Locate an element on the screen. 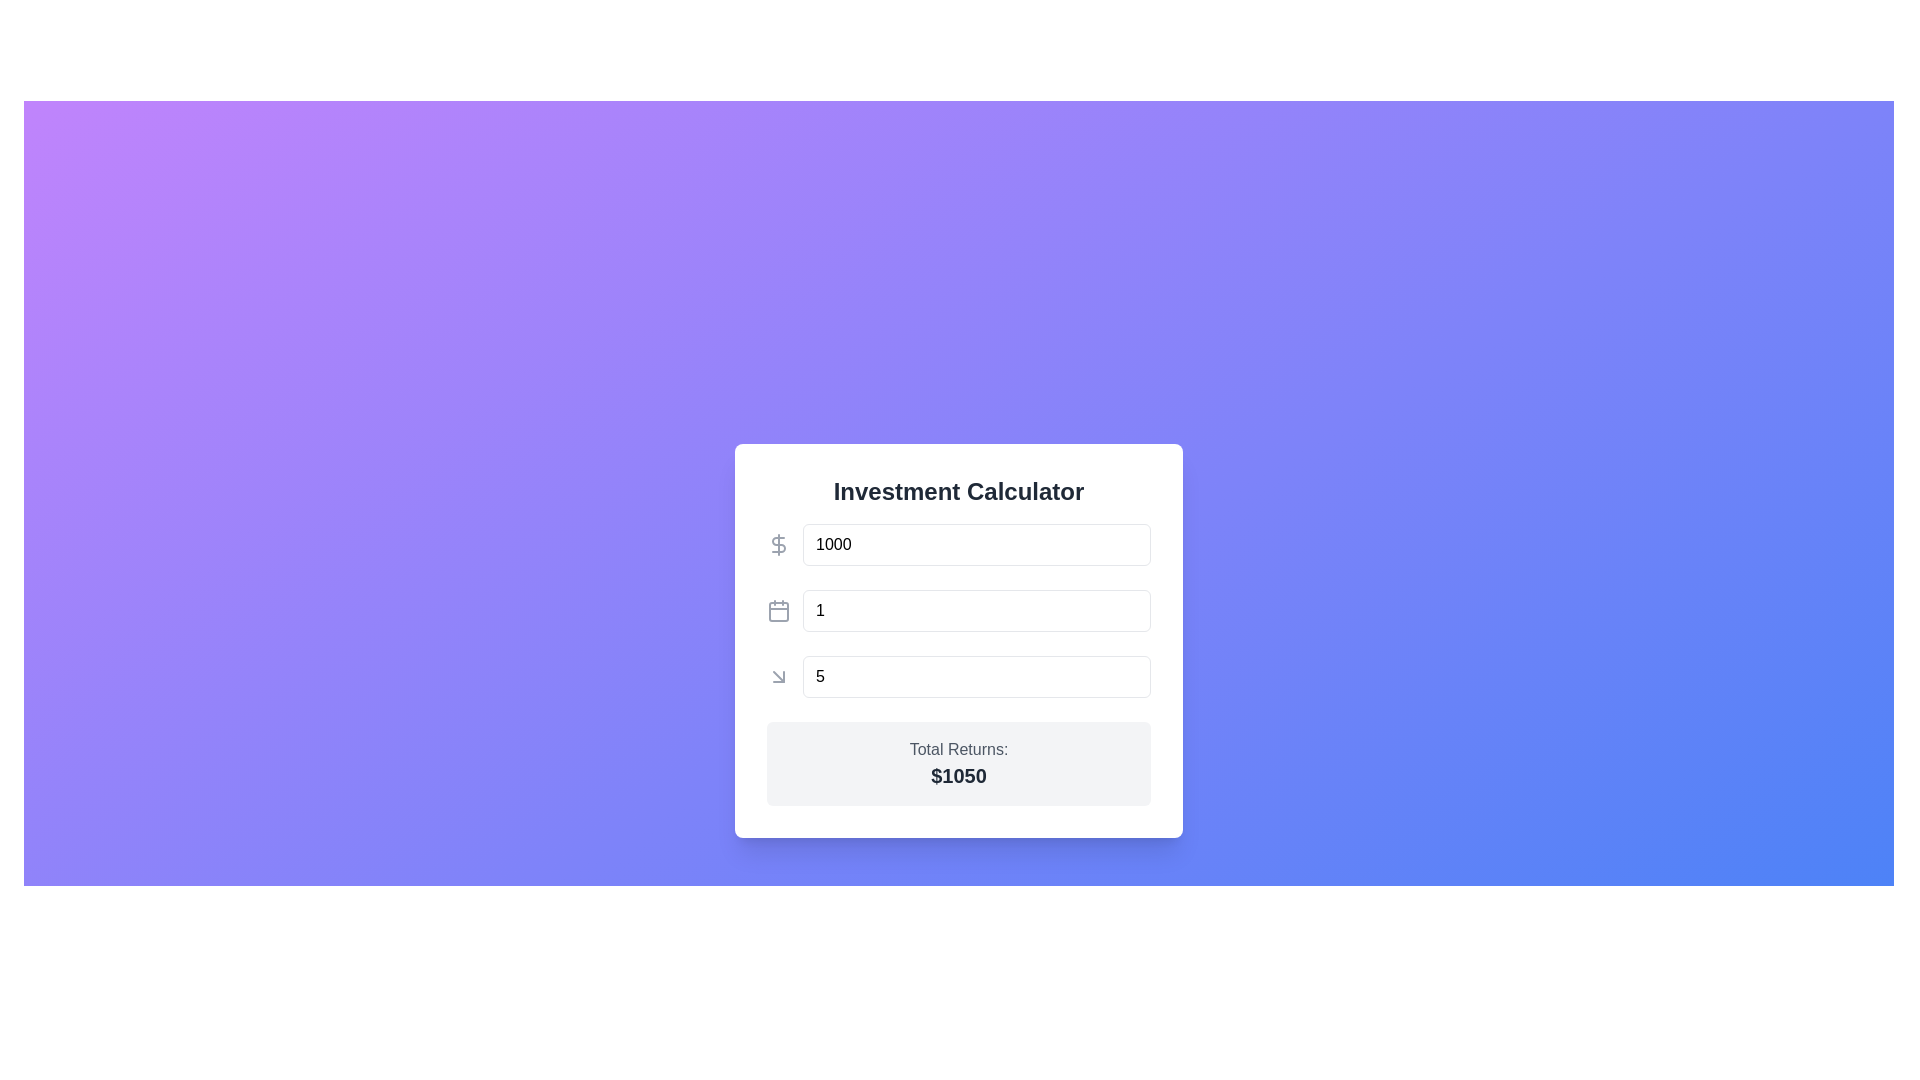 This screenshot has width=1920, height=1080. the gray dollar sign icon located on the left side of the input field labeled '1000' is located at coordinates (777, 544).